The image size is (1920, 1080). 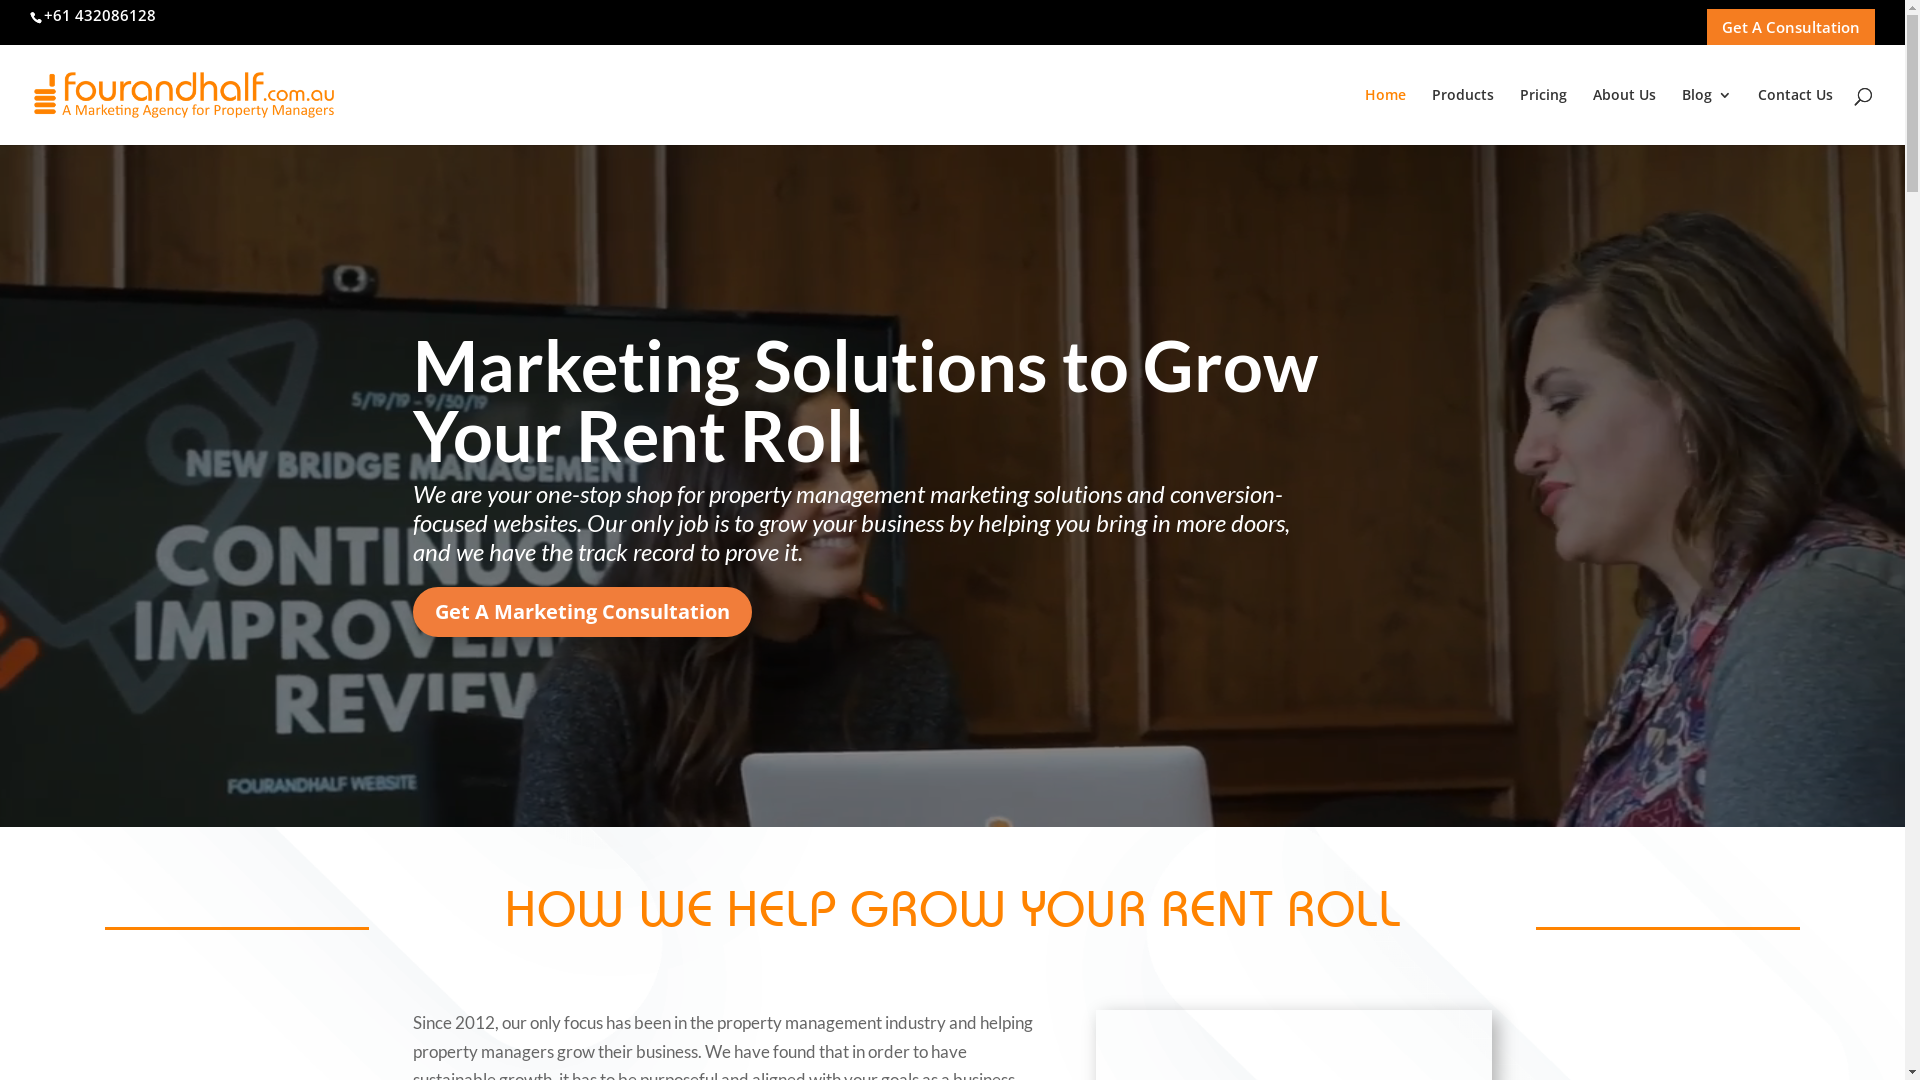 What do you see at coordinates (99, 15) in the screenshot?
I see `'+61 432086128'` at bounding box center [99, 15].